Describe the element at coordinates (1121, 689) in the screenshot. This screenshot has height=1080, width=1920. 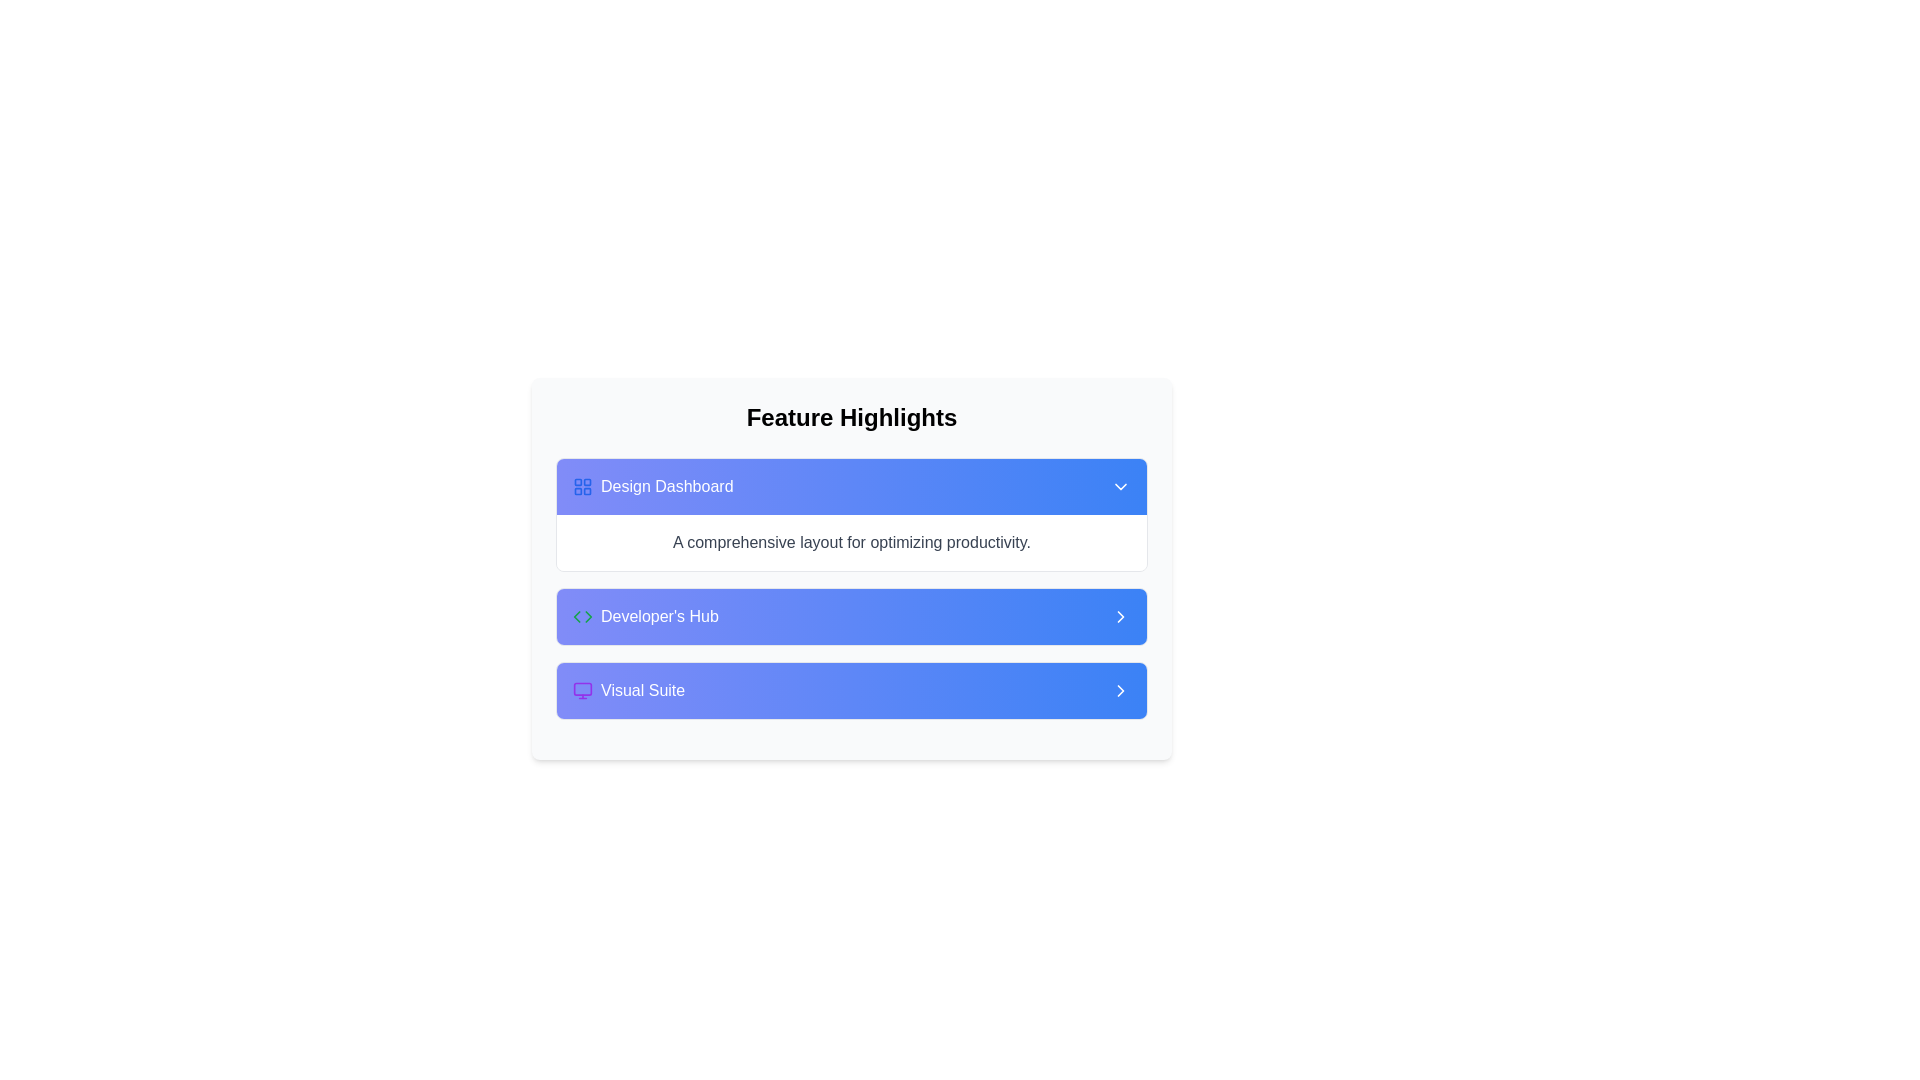
I see `the chevron icon located on the rightmost side of the 'Visual Suite' button` at that location.